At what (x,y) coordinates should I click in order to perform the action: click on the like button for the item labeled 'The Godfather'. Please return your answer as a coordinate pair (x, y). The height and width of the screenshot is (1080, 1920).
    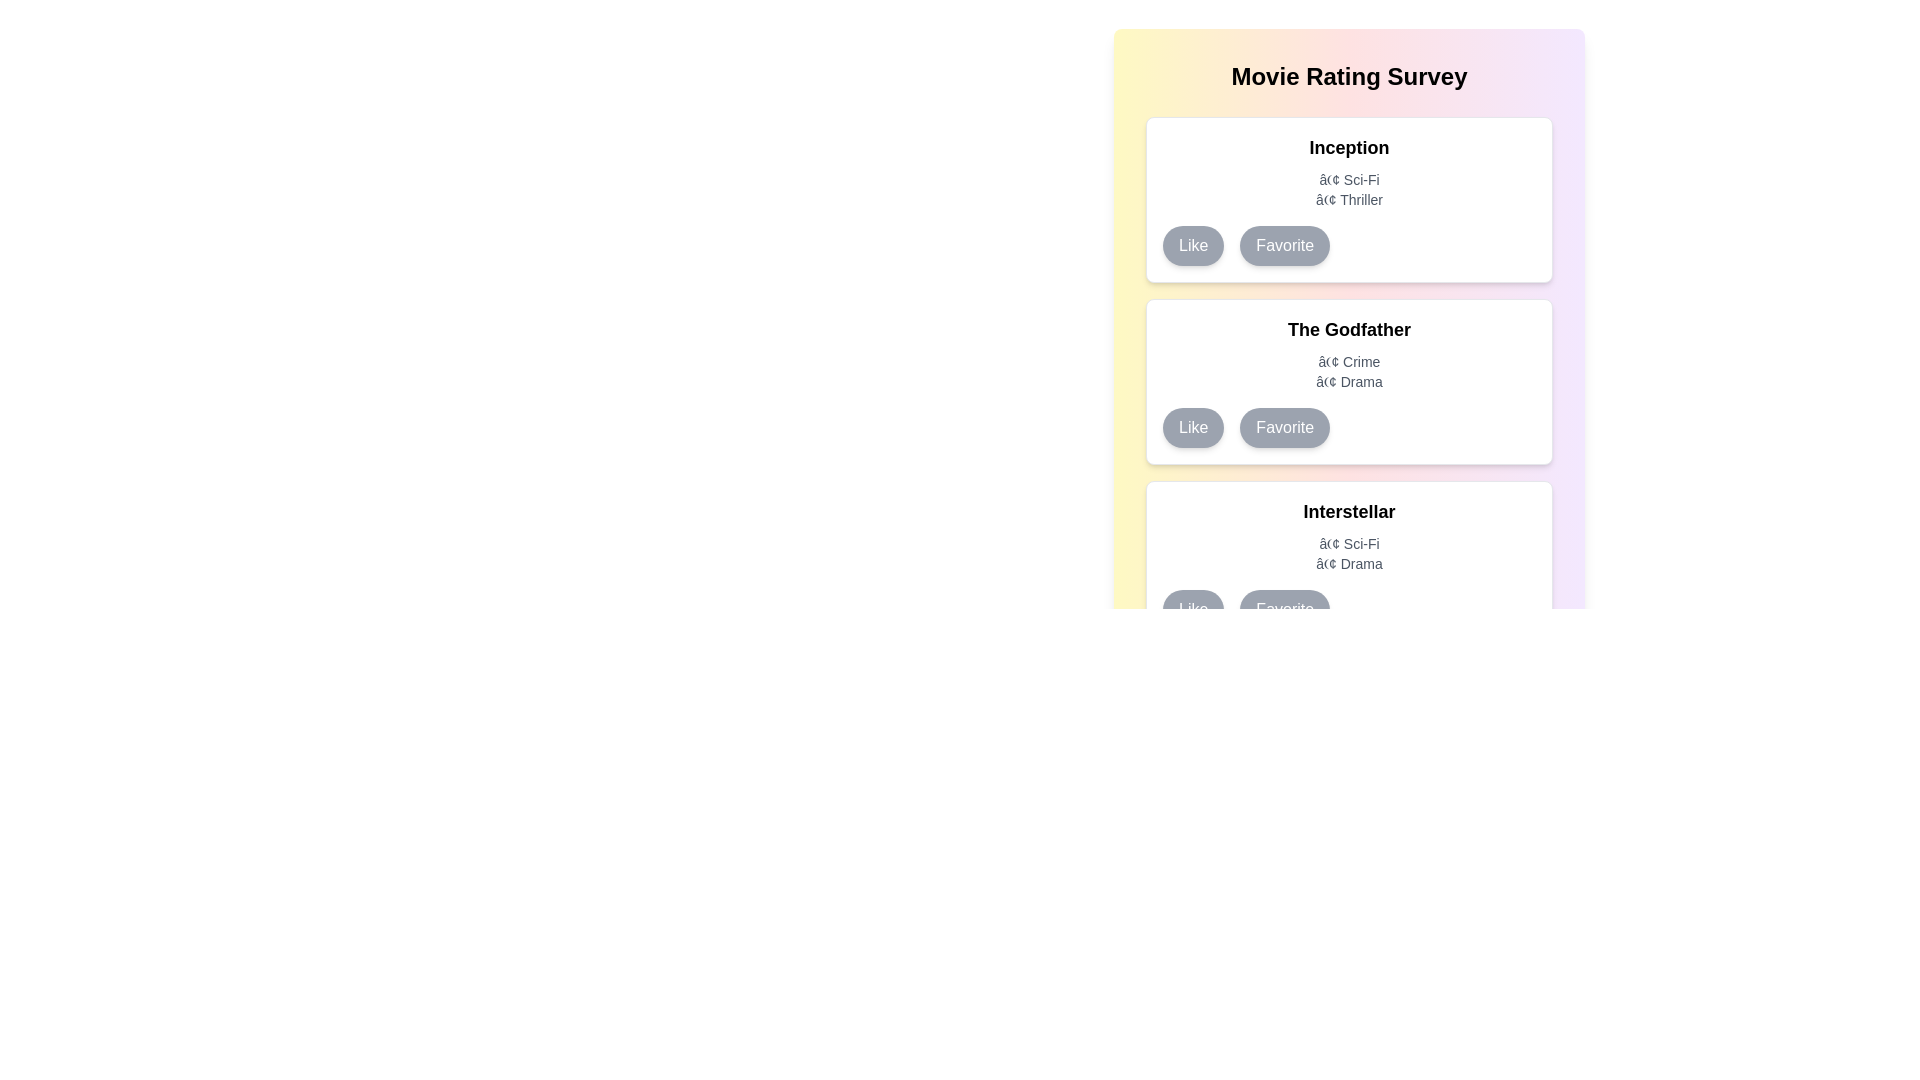
    Looking at the image, I should click on (1193, 427).